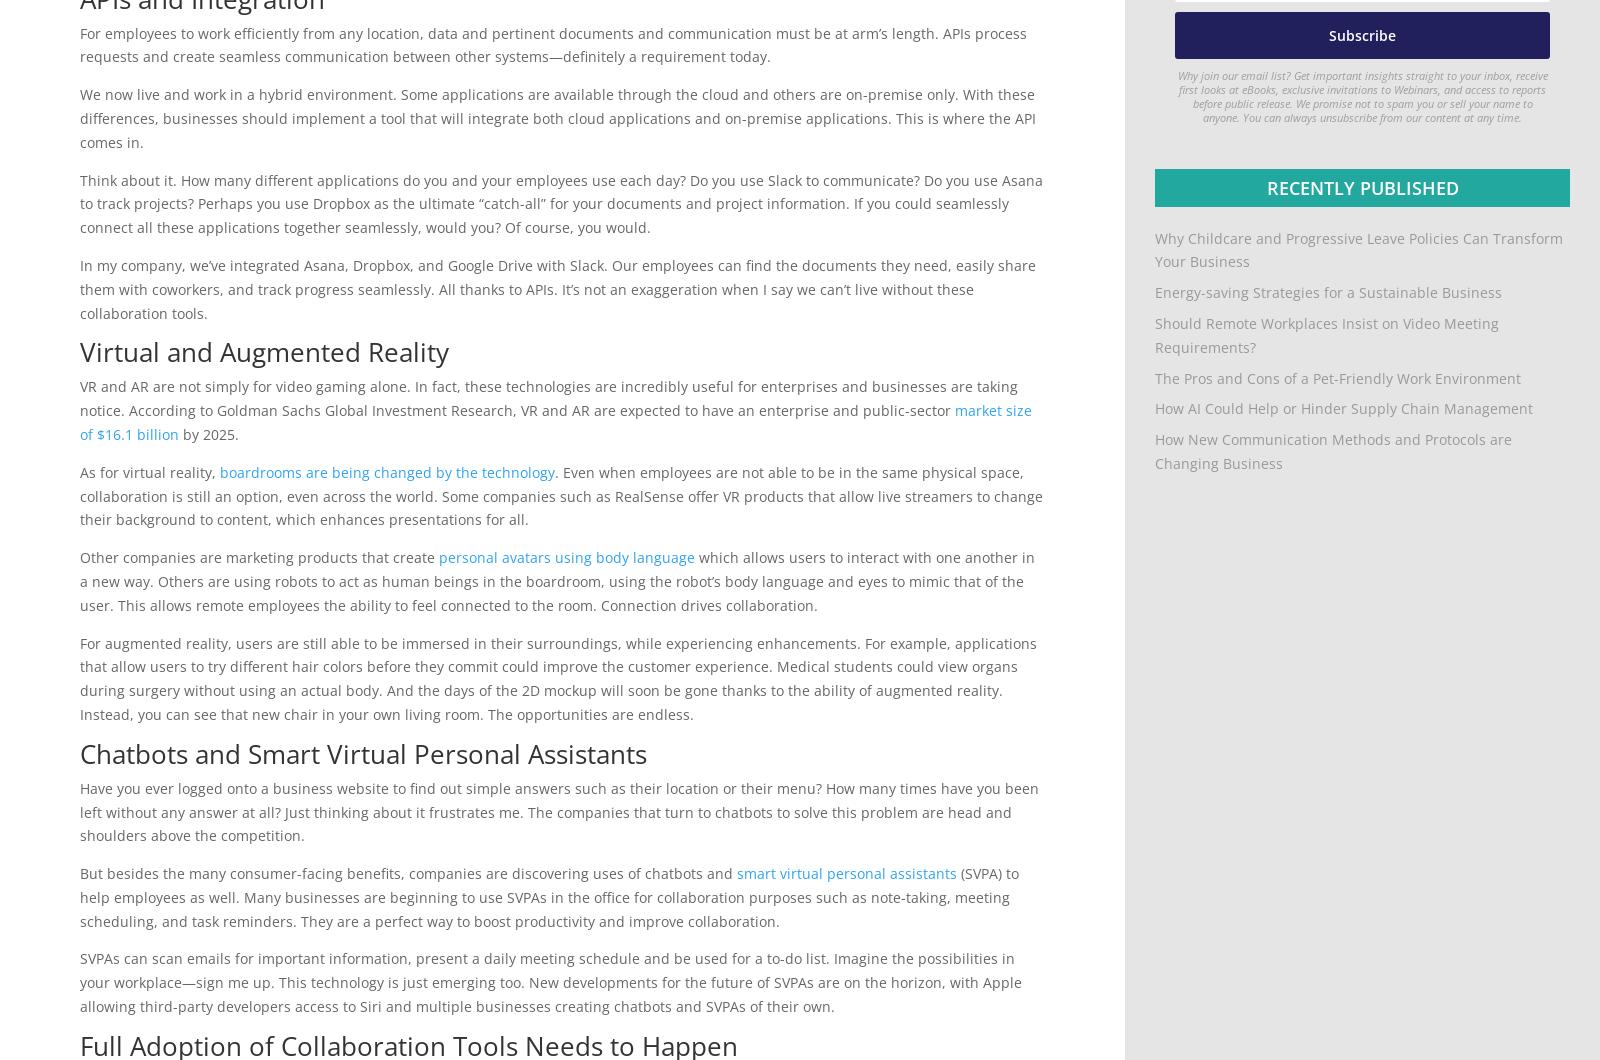  I want to click on 'But besides the many consumer-facing benefits, companies are discovering uses of chatbots and', so click(407, 873).